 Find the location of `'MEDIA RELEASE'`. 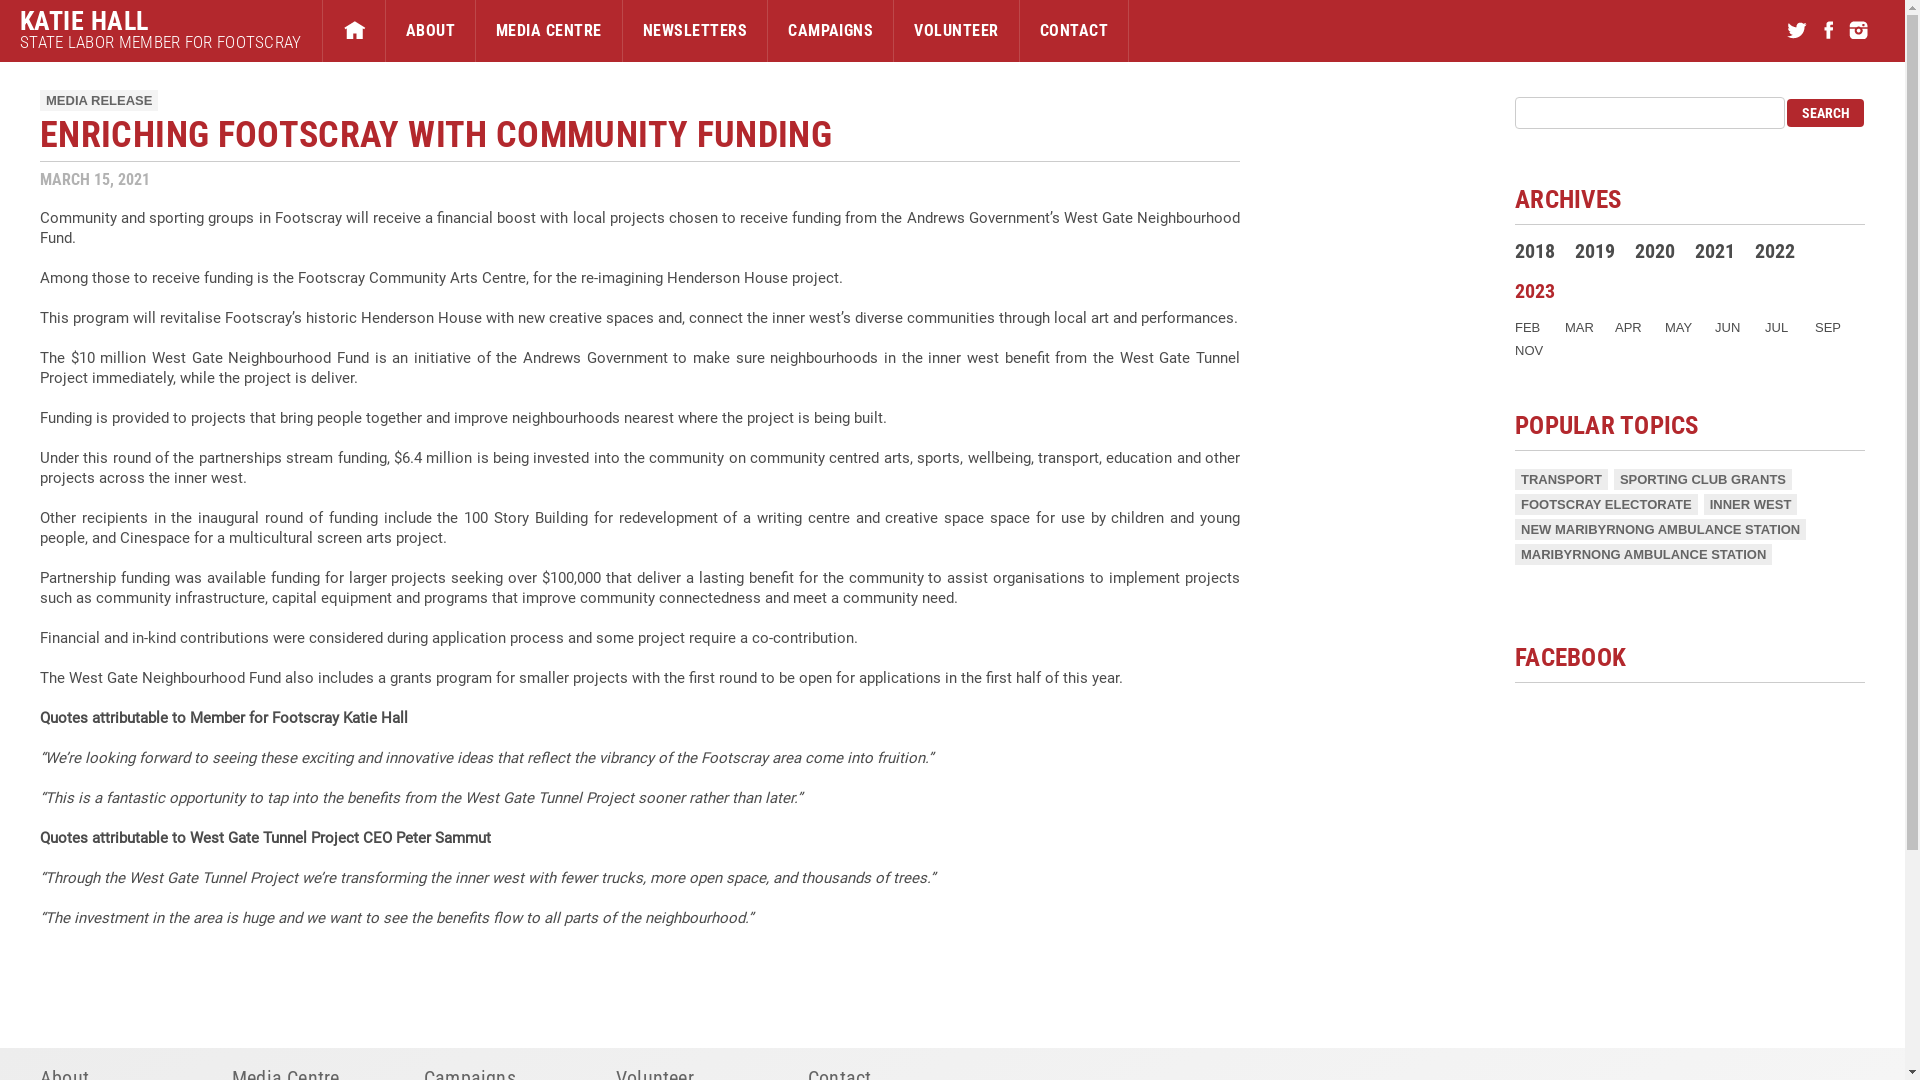

'MEDIA RELEASE' is located at coordinates (39, 100).